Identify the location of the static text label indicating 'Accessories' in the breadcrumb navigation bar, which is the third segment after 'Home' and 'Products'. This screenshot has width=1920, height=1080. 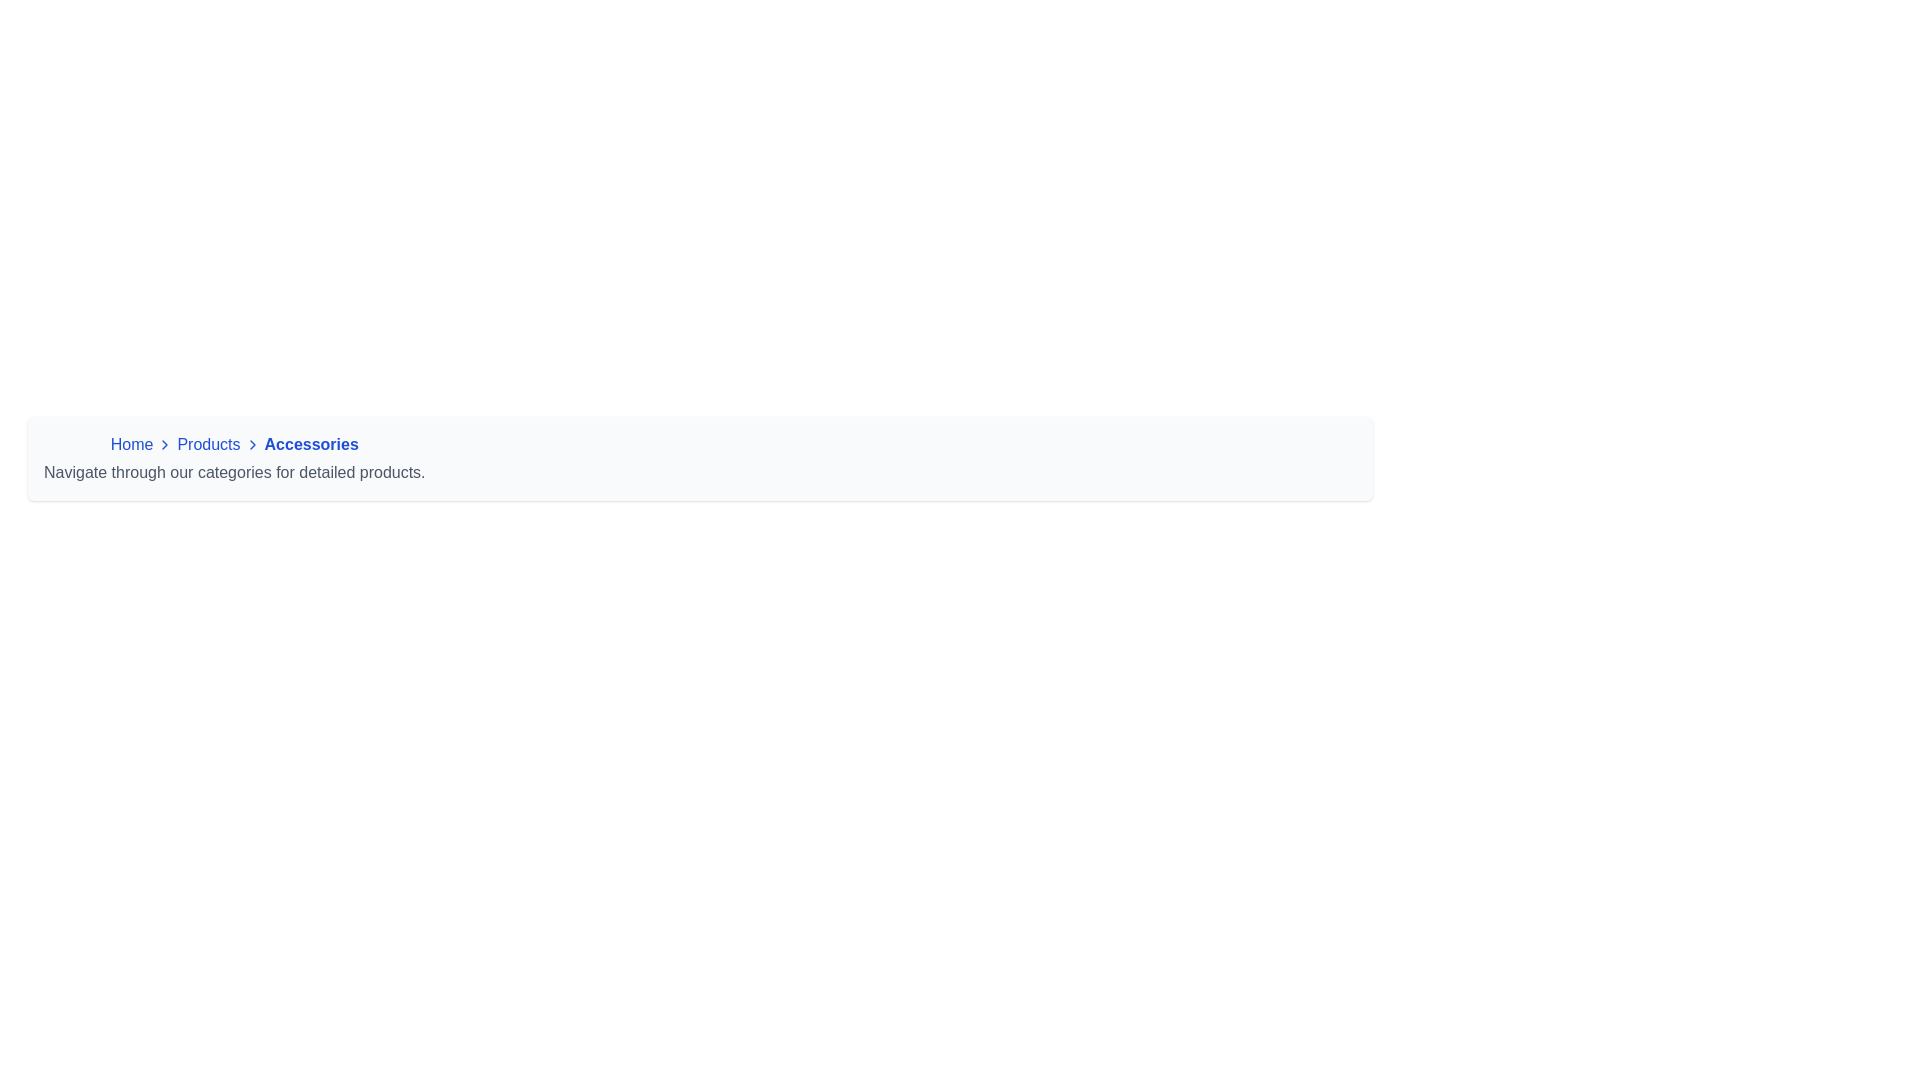
(310, 443).